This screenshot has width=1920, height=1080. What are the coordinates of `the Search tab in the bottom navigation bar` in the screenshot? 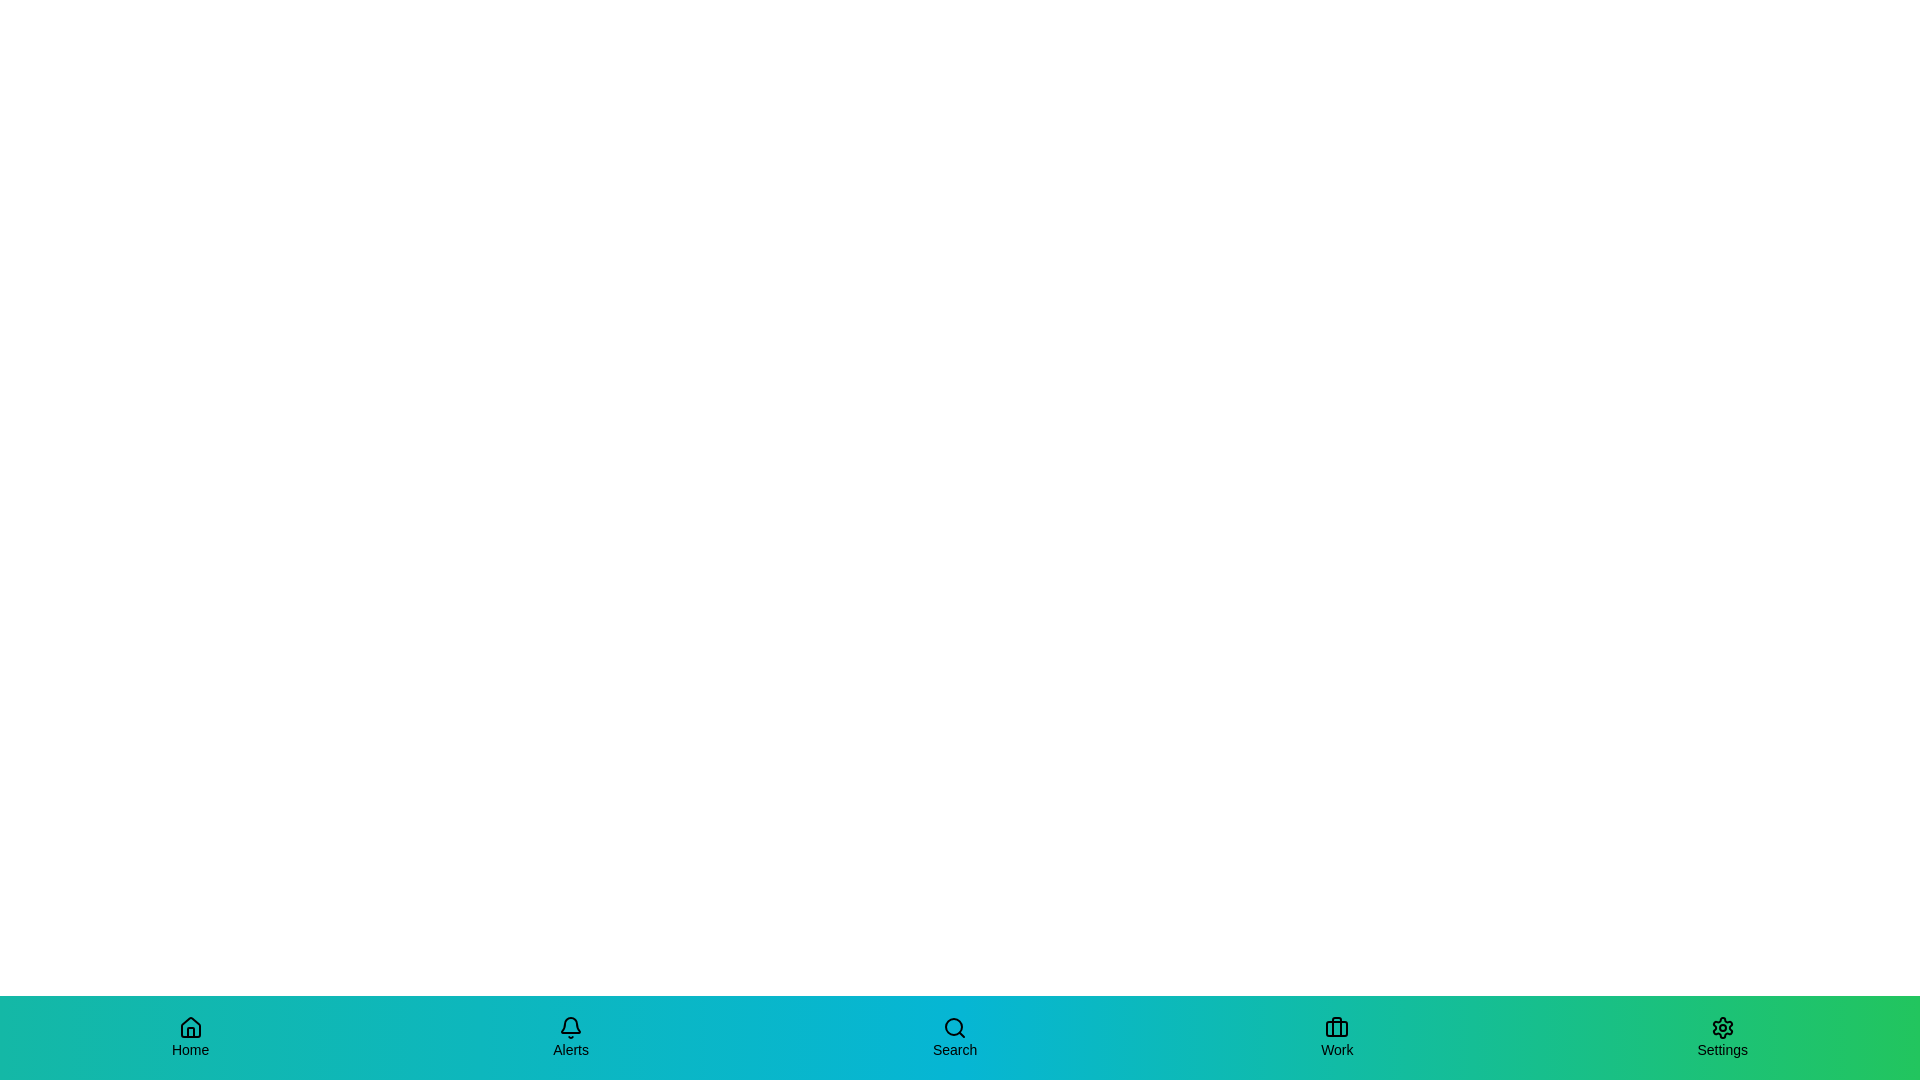 It's located at (954, 1036).